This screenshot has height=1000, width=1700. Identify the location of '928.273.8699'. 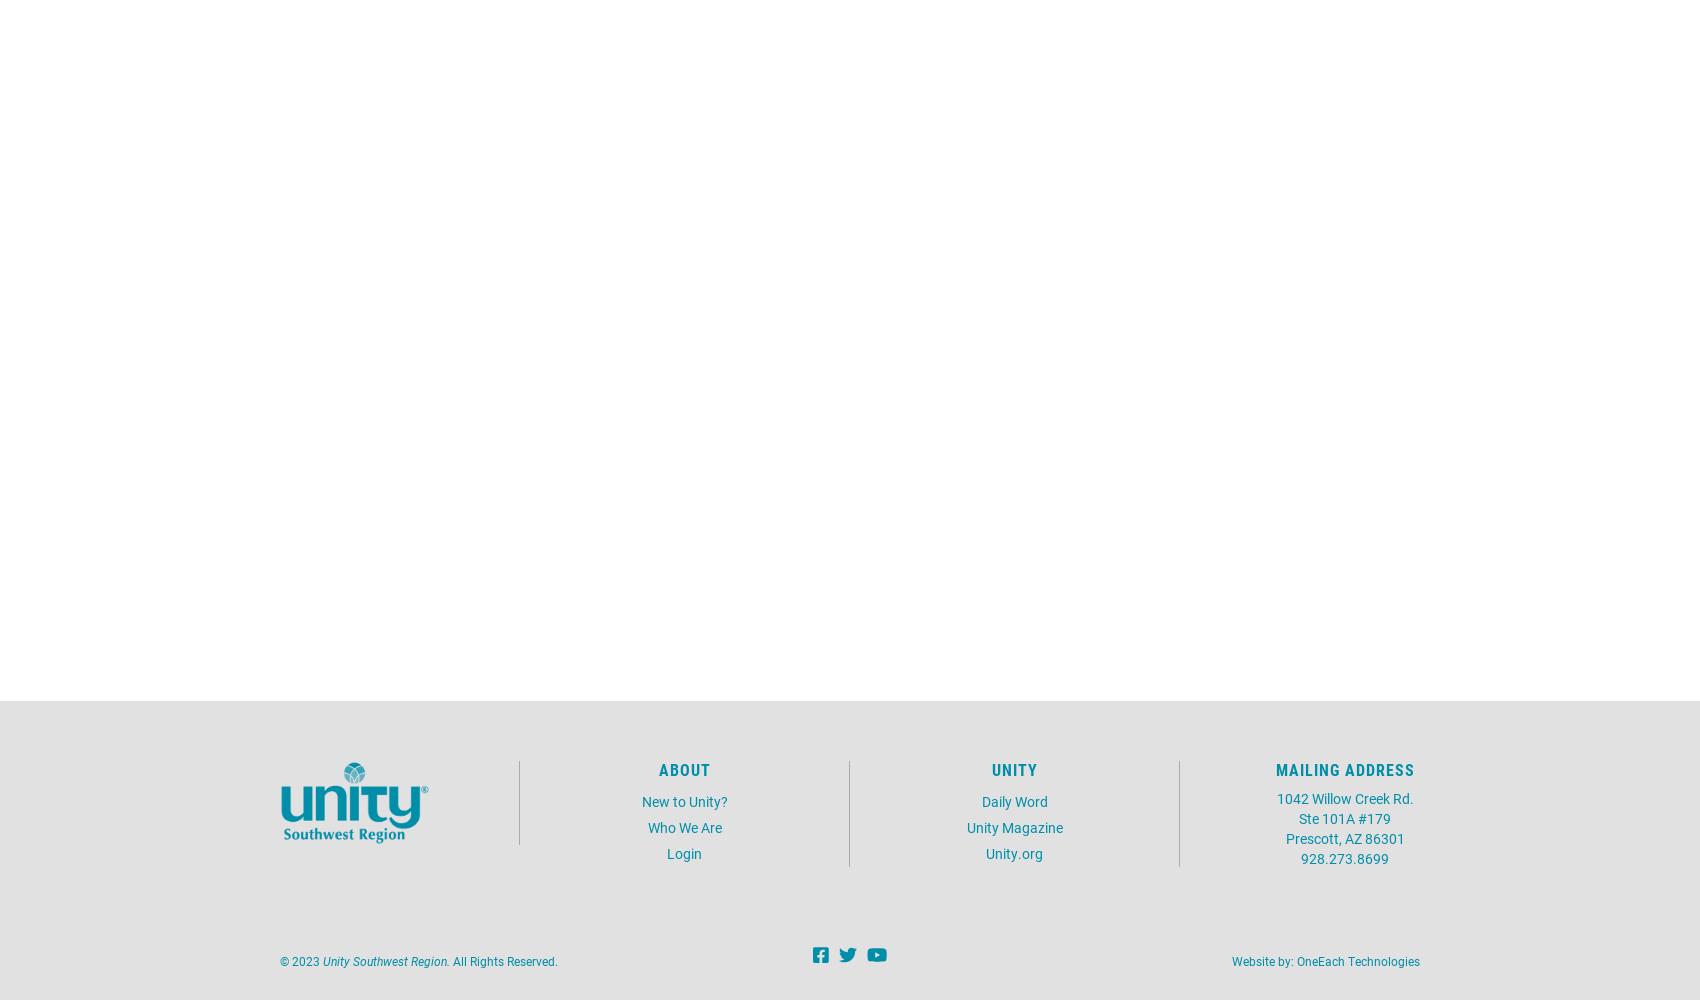
(1345, 856).